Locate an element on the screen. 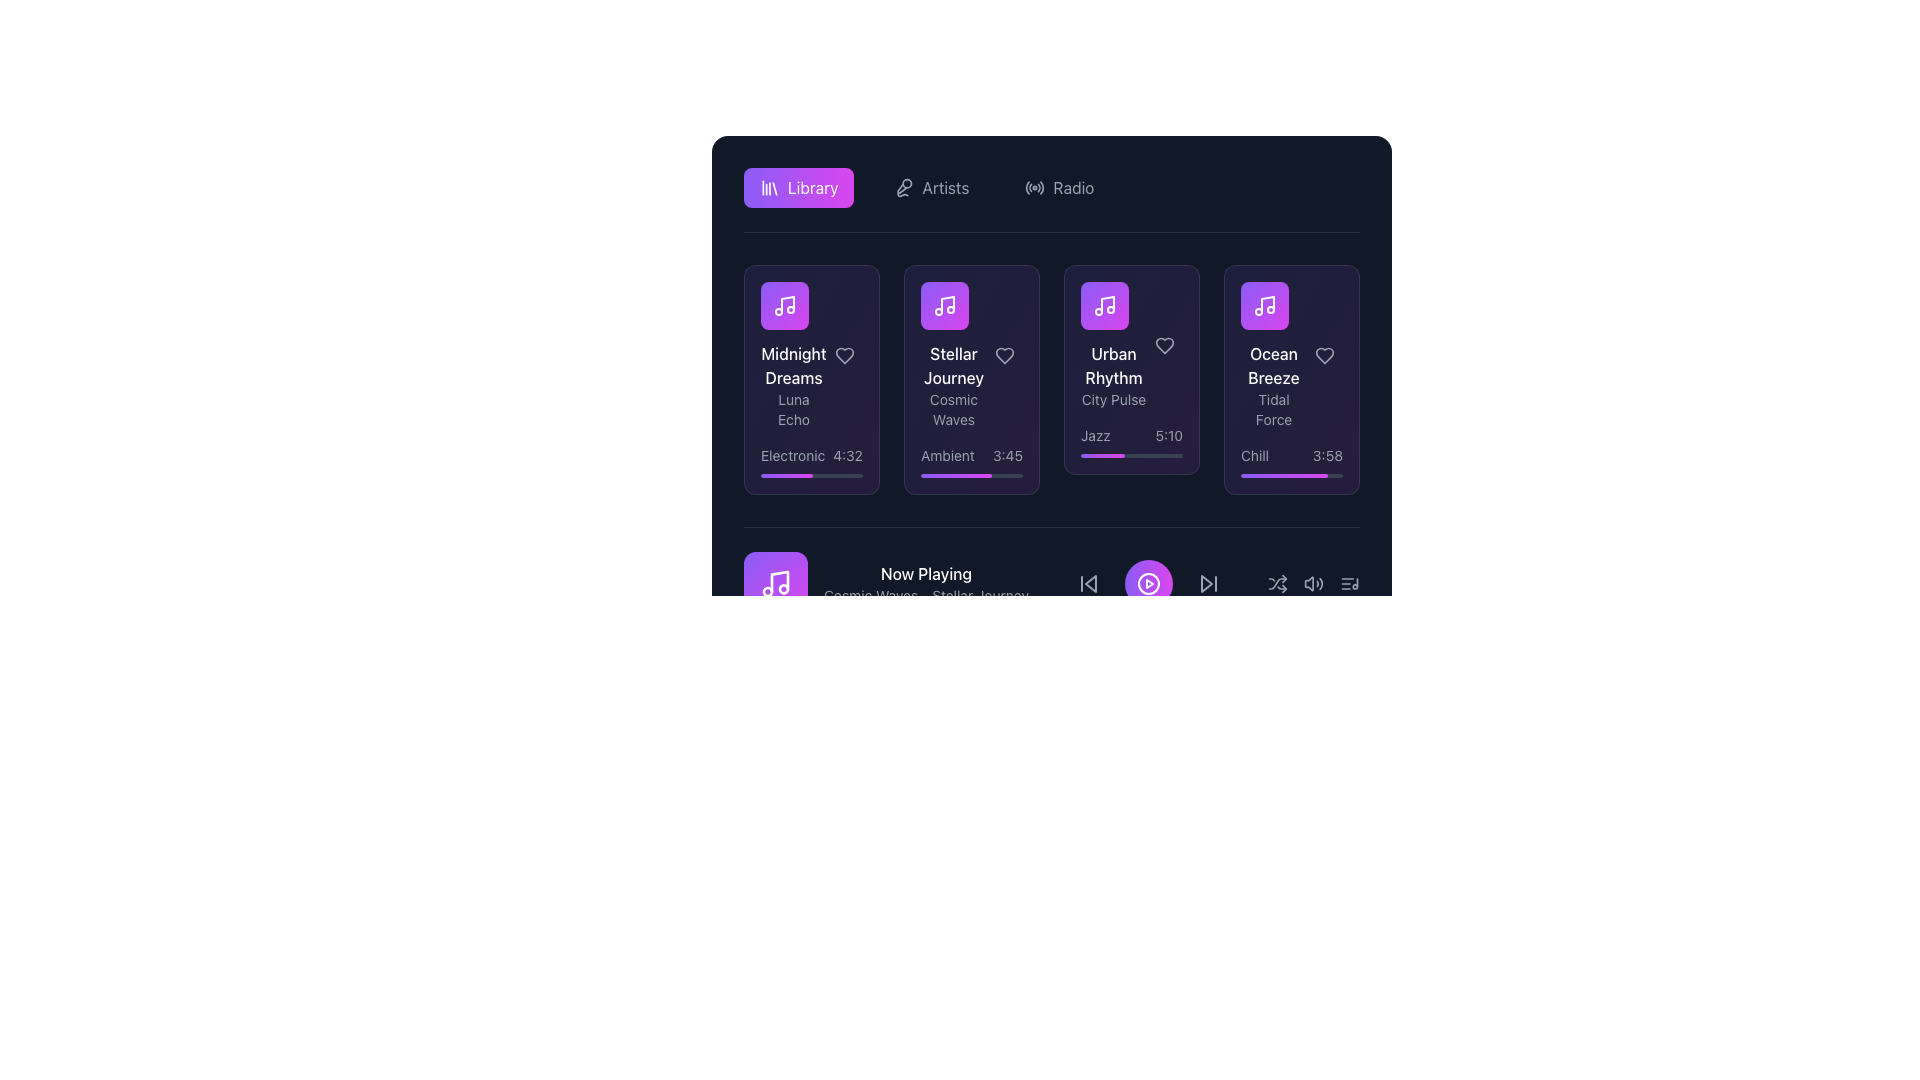 This screenshot has height=1080, width=1920. the heart-shaped icon representing the 'favorite' functionality located at the top-right corner of the 'Urban Rhythm' card is located at coordinates (1165, 345).